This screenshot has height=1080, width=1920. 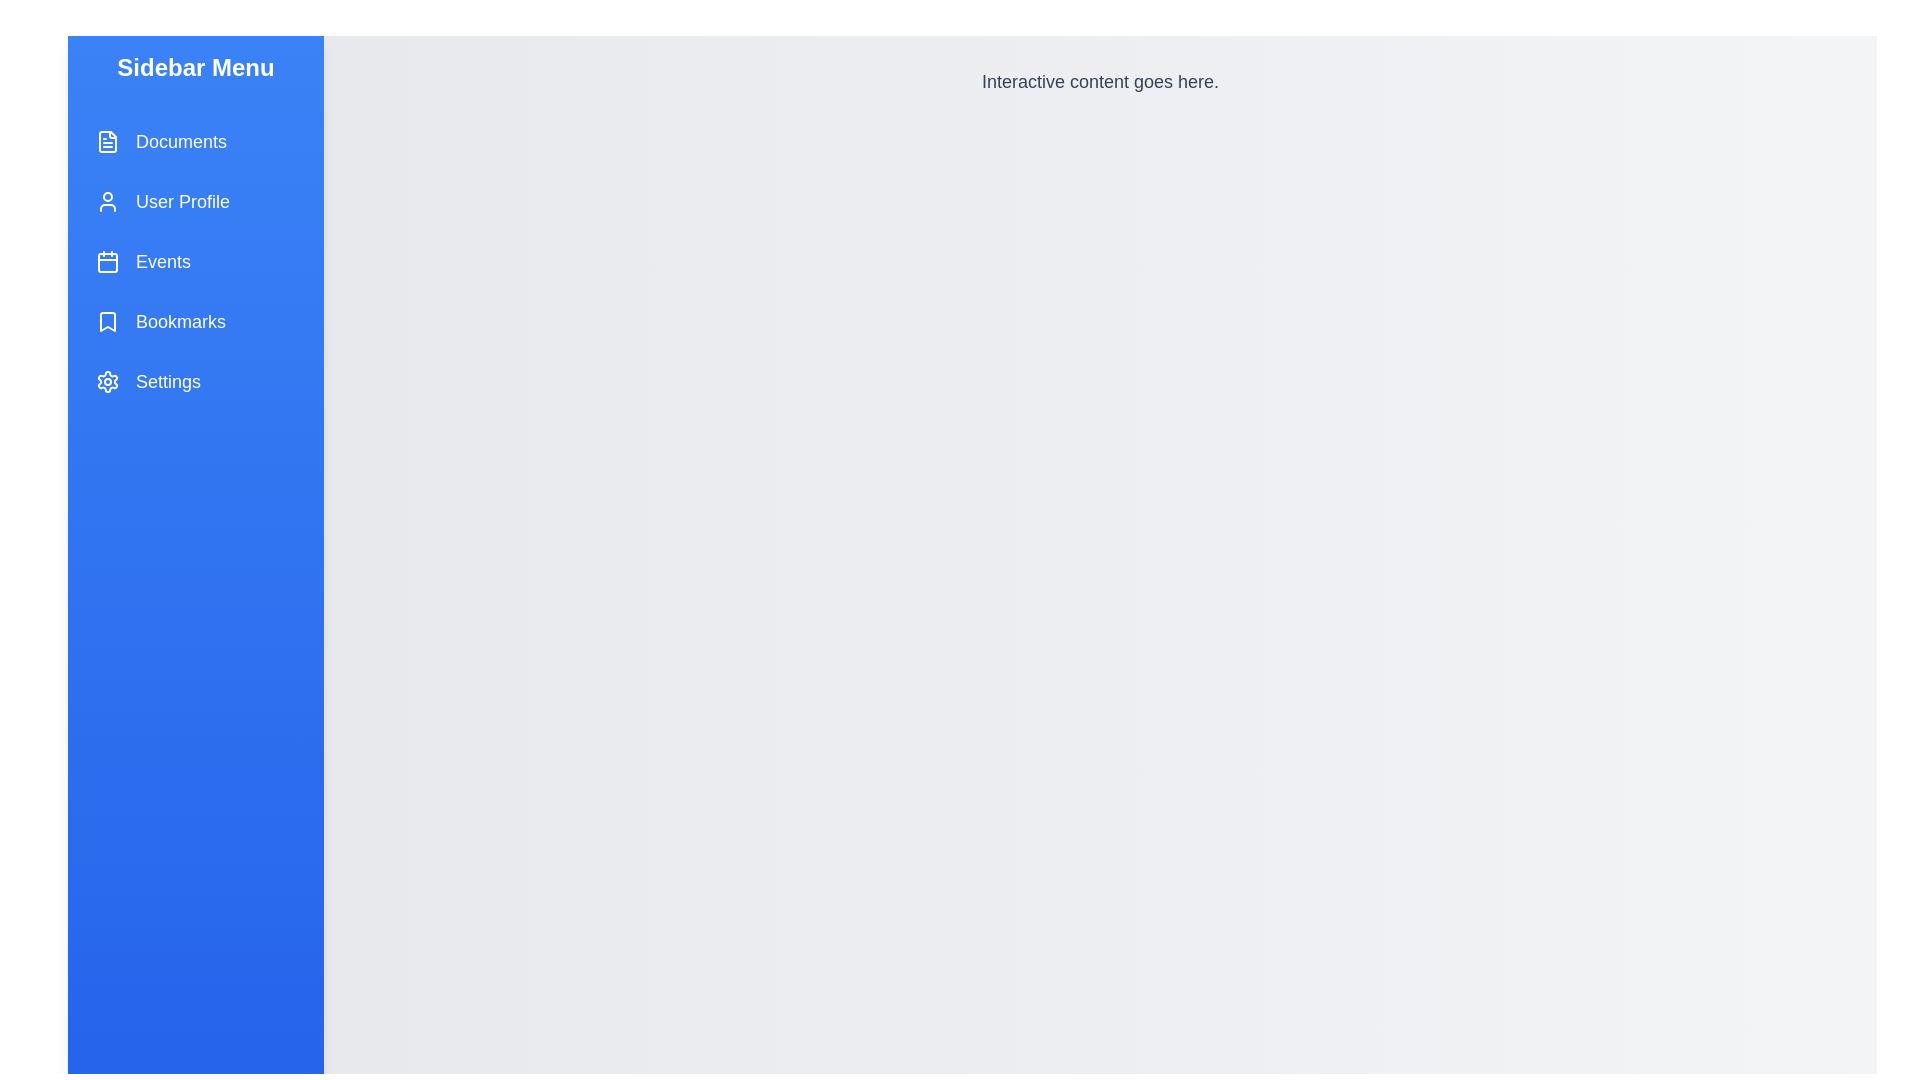 I want to click on the menu item labeled Documents, so click(x=196, y=141).